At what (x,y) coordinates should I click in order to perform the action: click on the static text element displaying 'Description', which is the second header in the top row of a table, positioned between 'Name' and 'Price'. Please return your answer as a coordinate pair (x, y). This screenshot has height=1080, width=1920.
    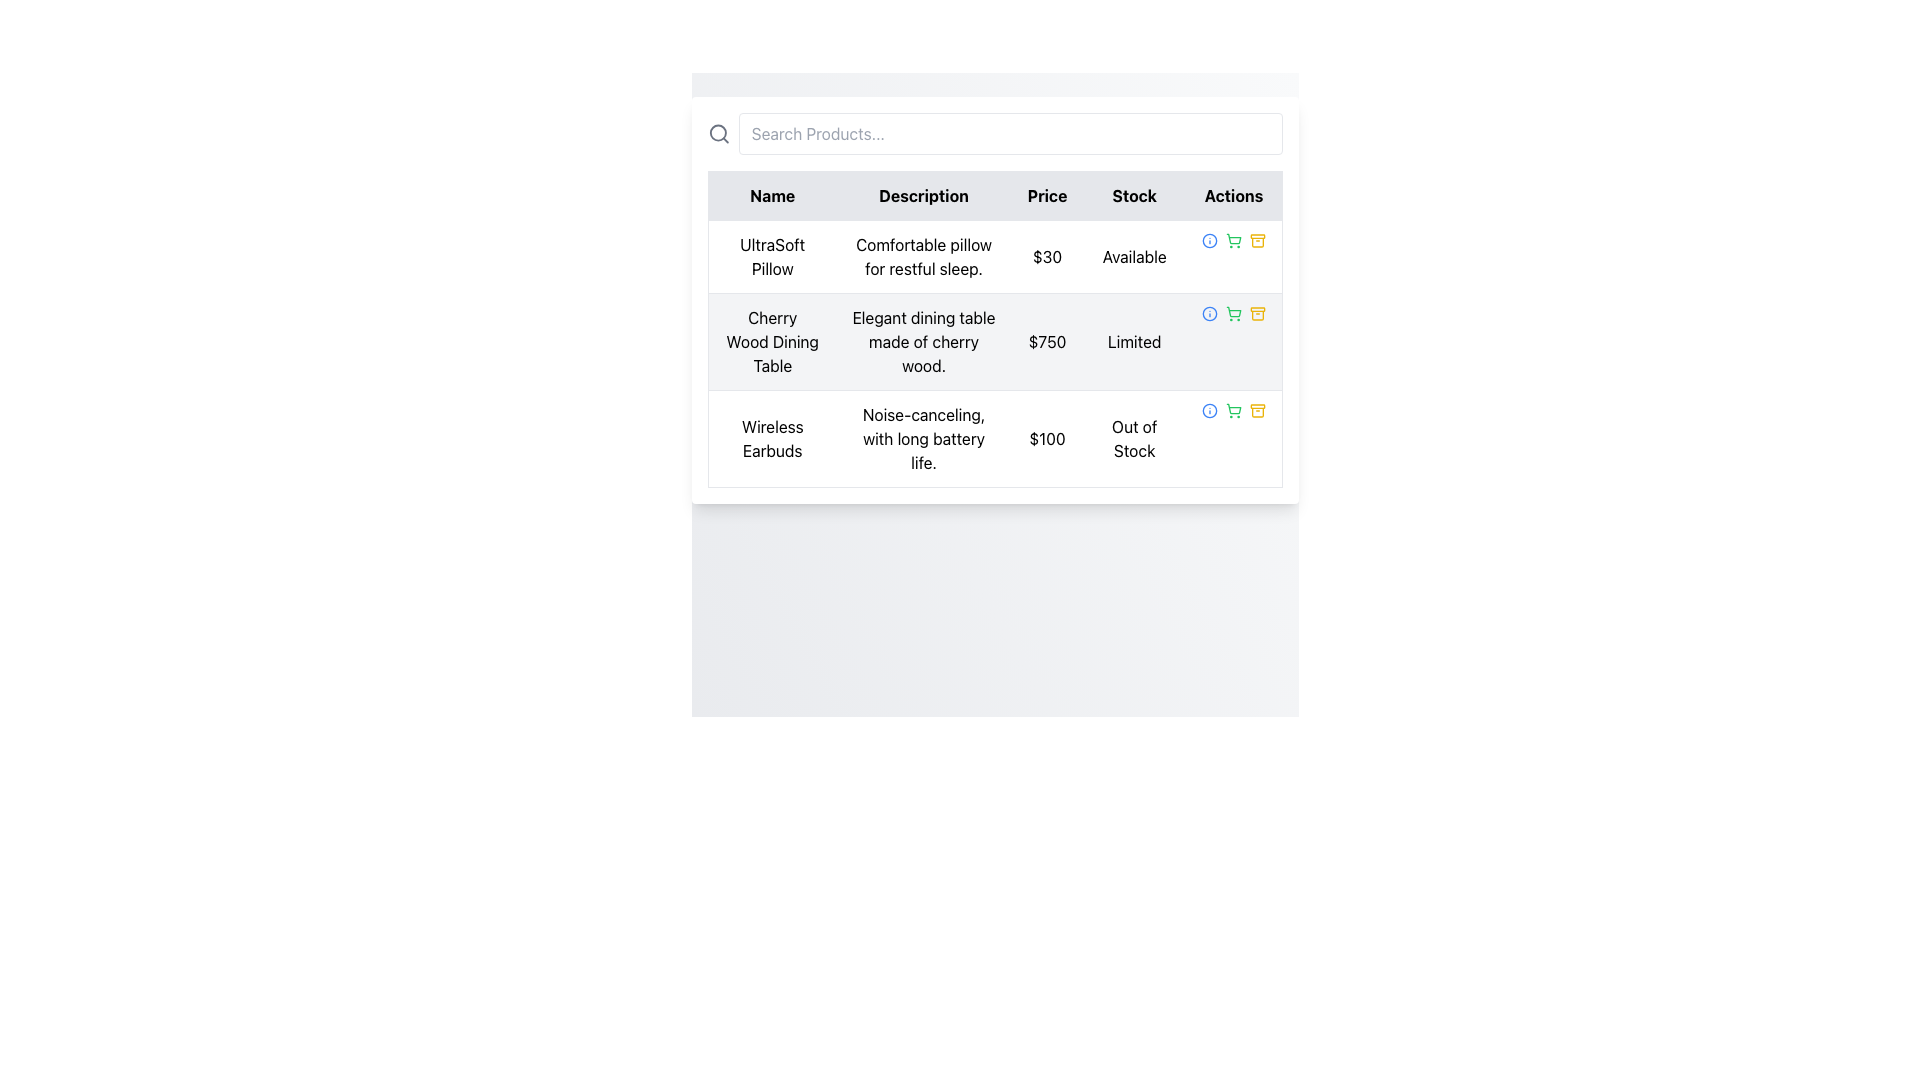
    Looking at the image, I should click on (923, 196).